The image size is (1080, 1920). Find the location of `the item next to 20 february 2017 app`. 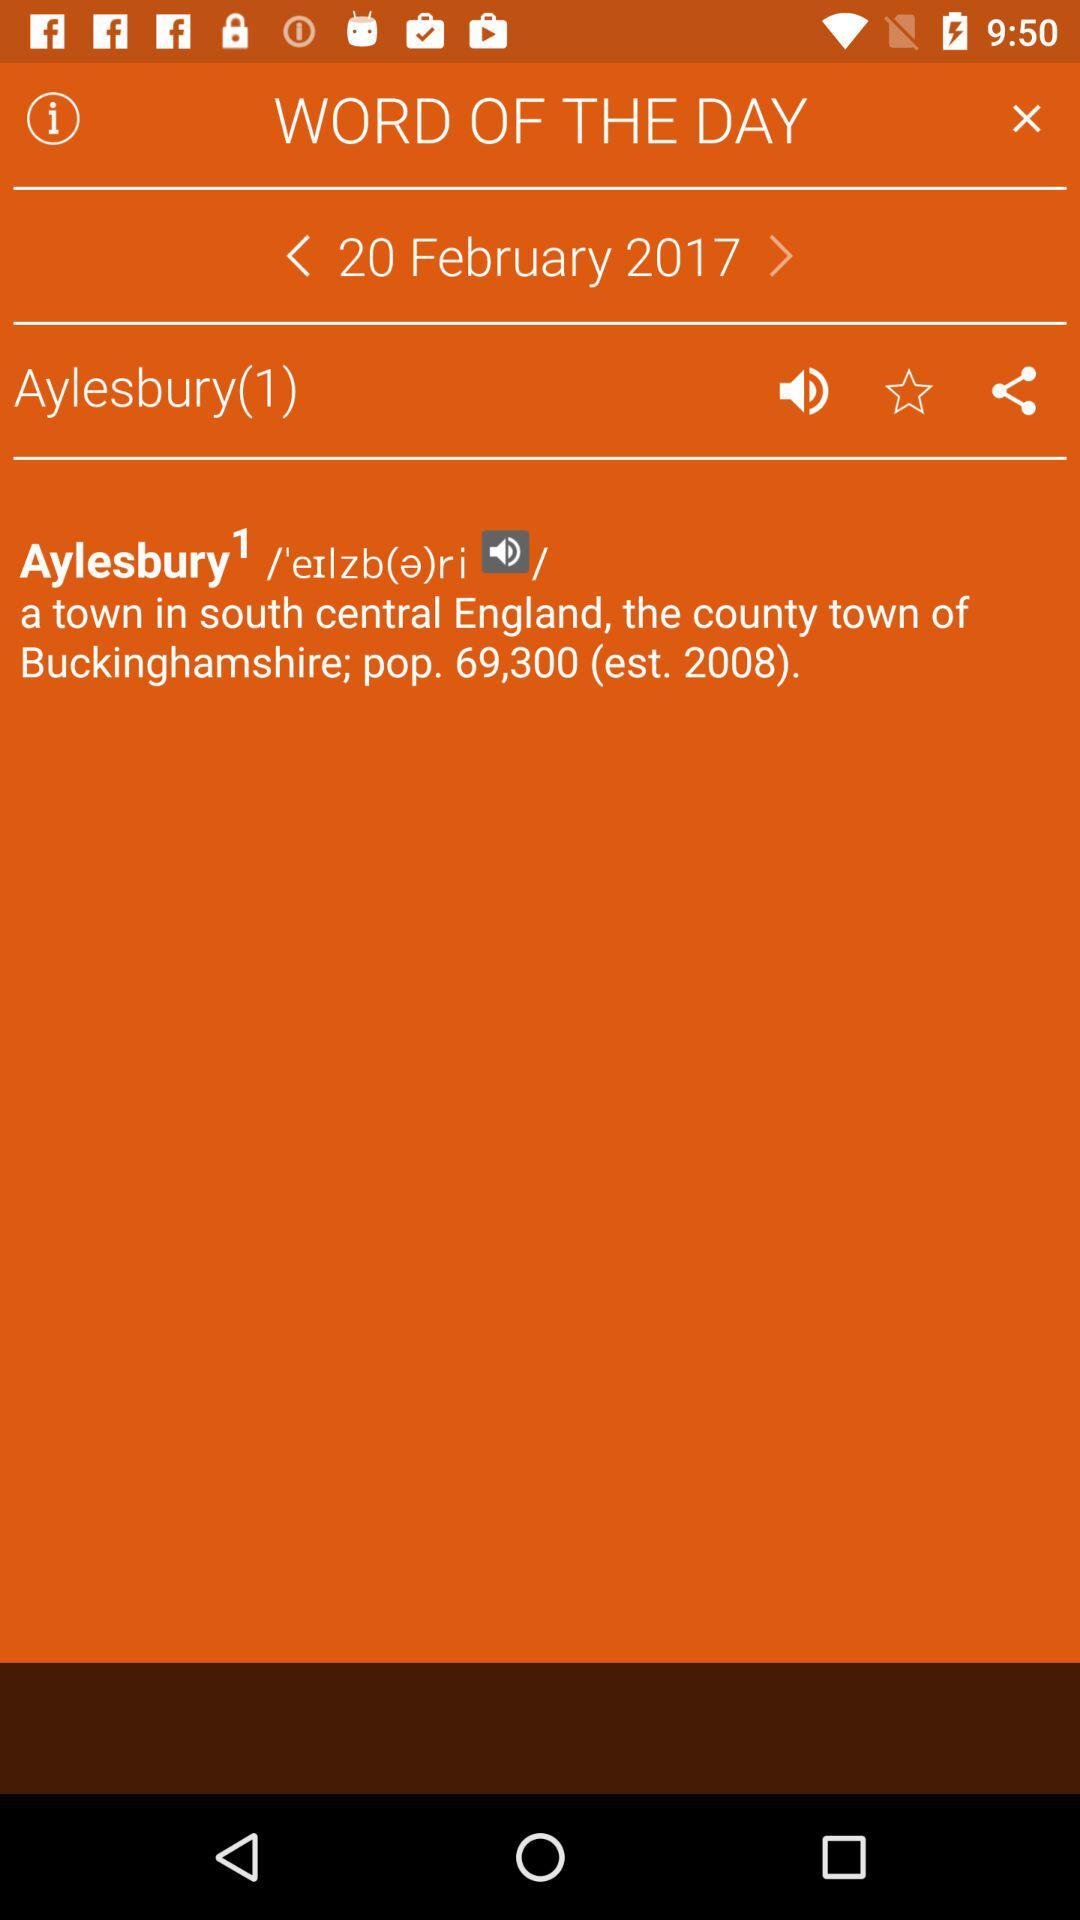

the item next to 20 february 2017 app is located at coordinates (780, 254).